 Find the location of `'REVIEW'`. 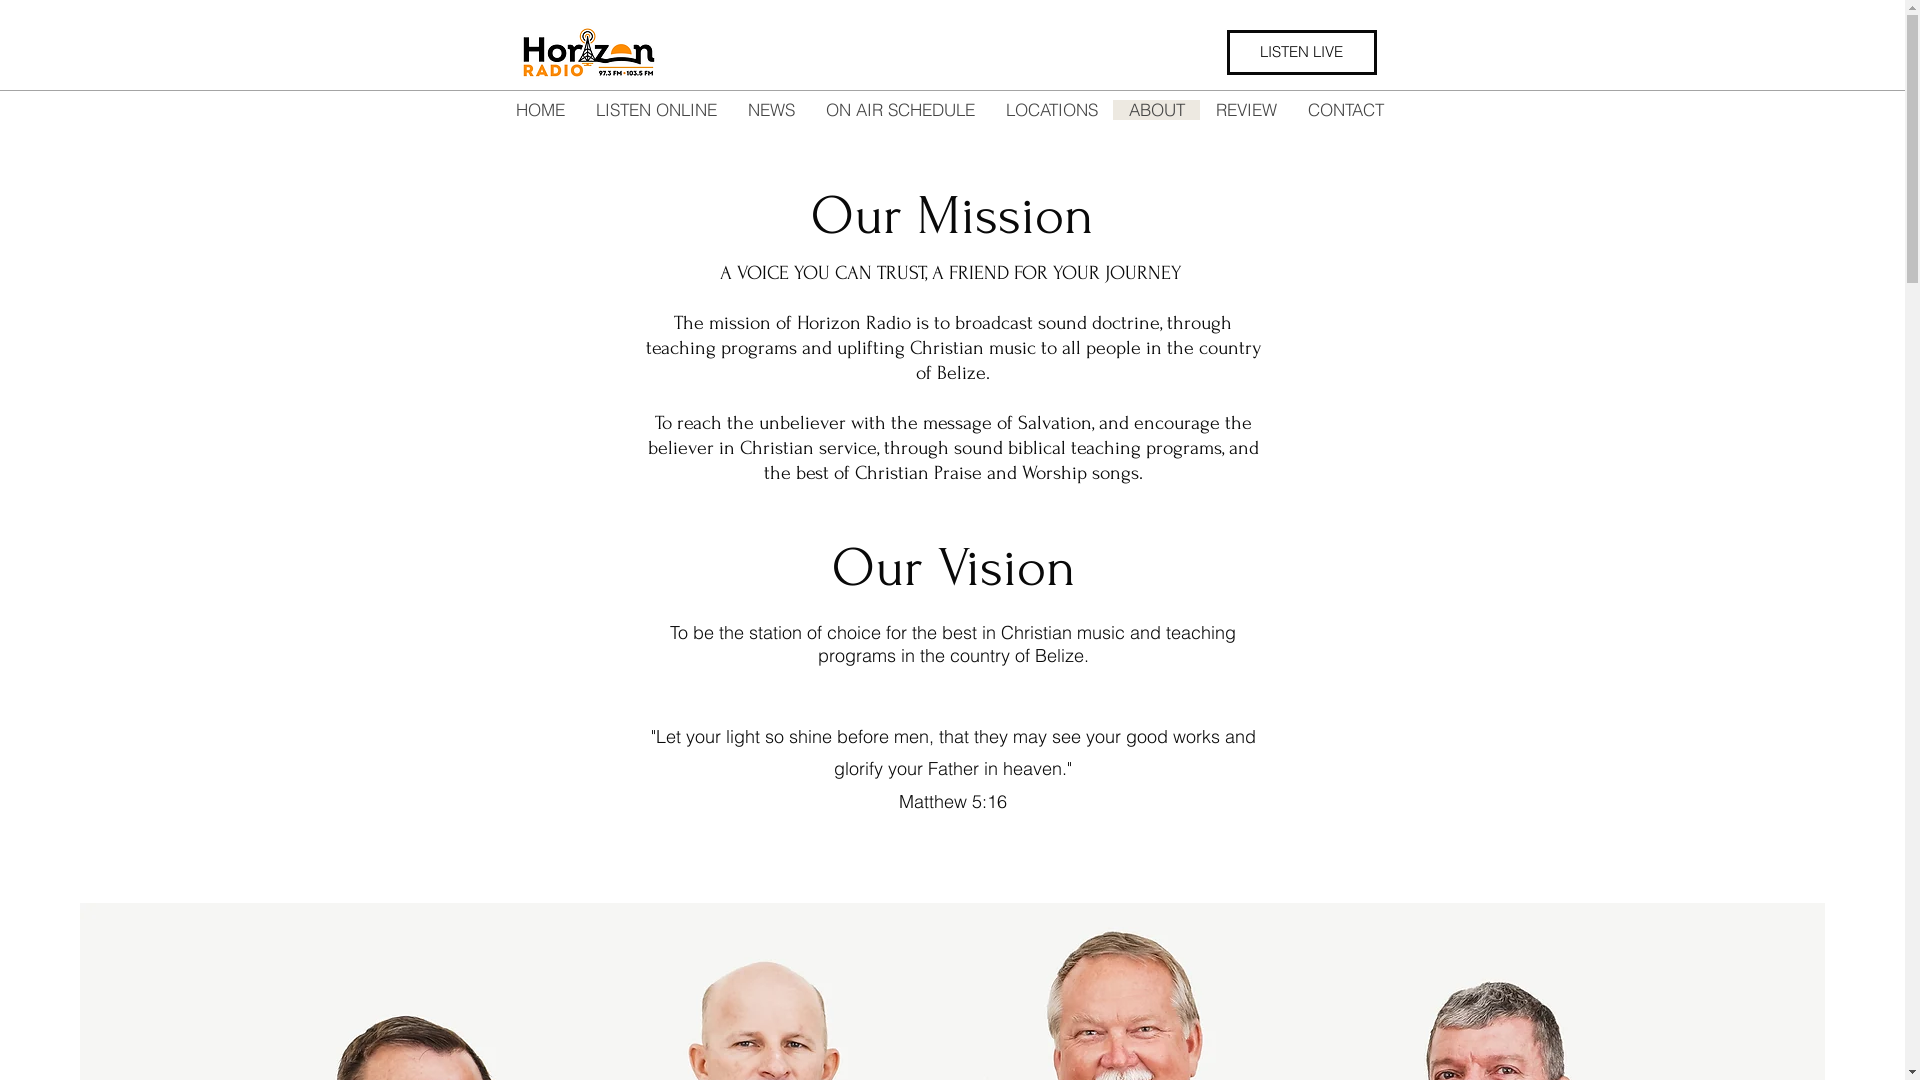

'REVIEW' is located at coordinates (1245, 110).